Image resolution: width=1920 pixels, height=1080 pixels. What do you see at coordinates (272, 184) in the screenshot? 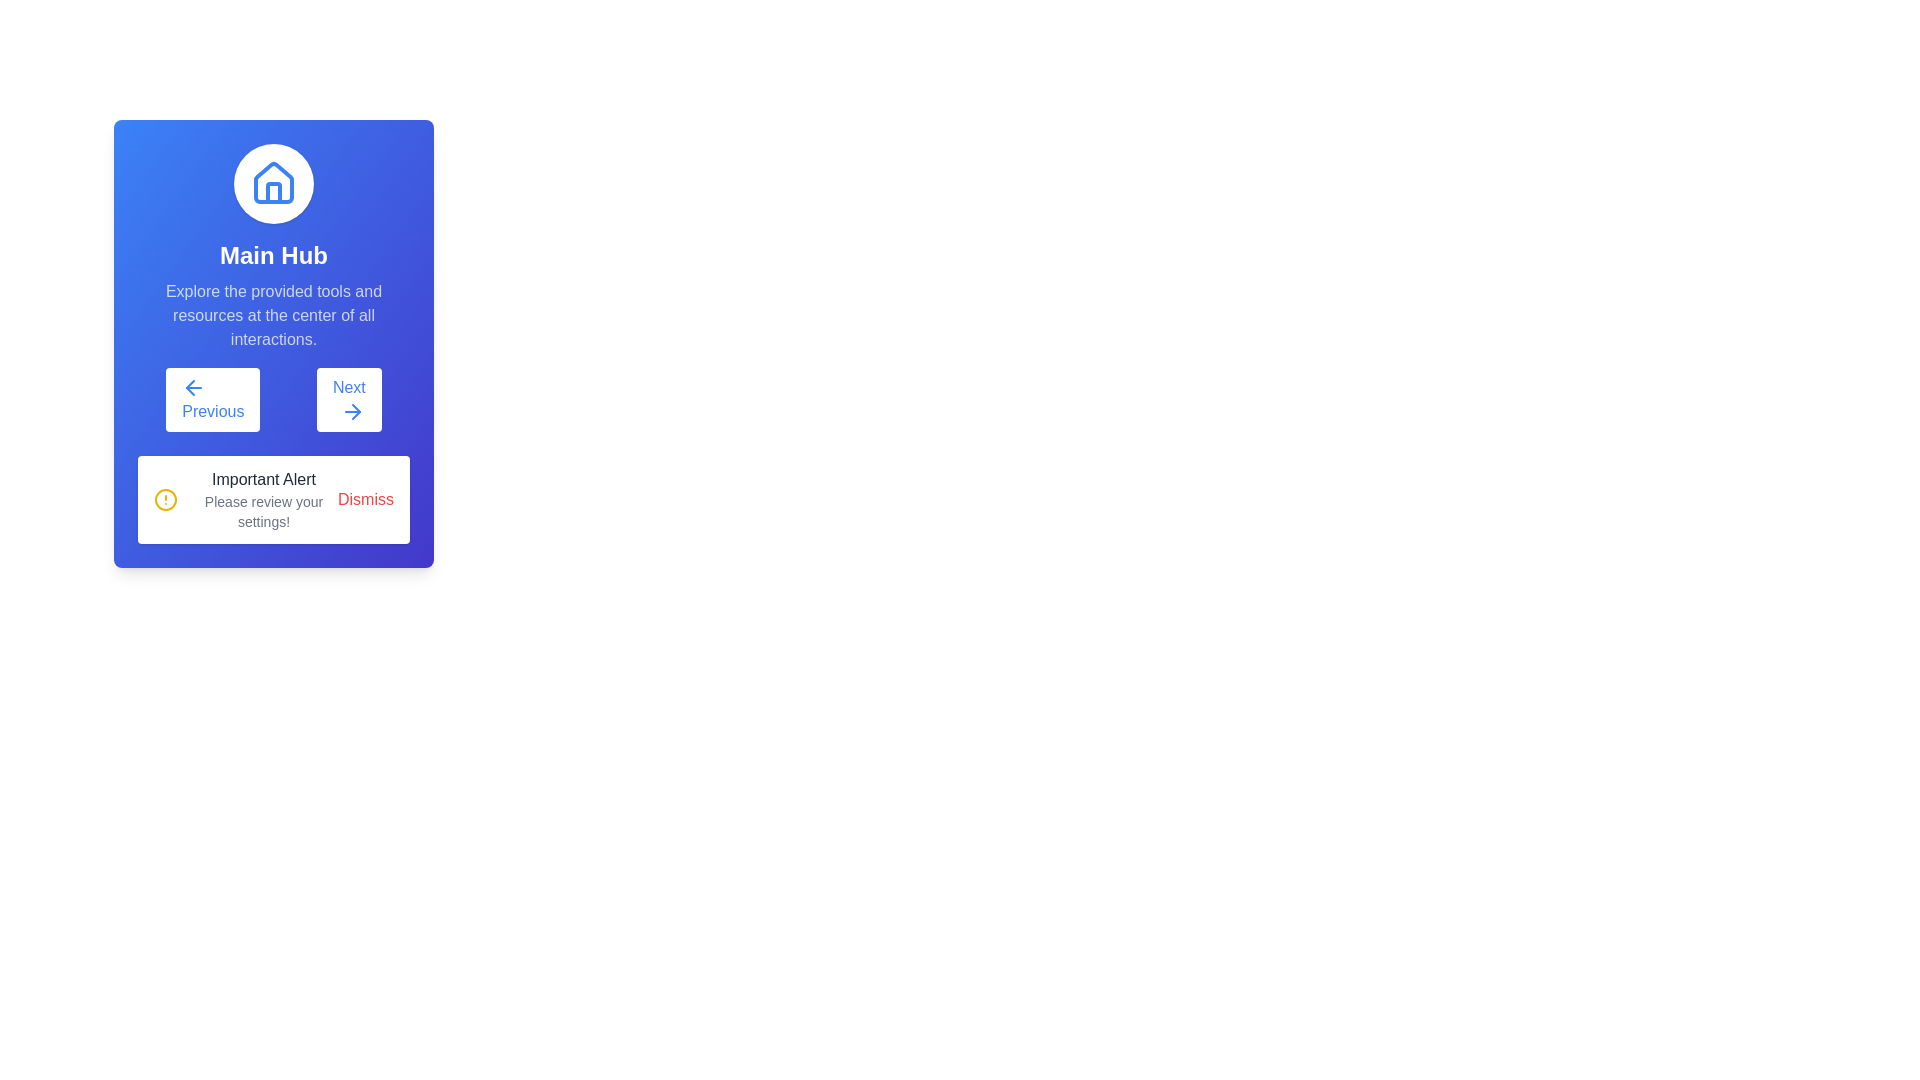
I see `the 'Main Hub' icon, which is centrally located within a white circular background at the top center of a blue card interface` at bounding box center [272, 184].